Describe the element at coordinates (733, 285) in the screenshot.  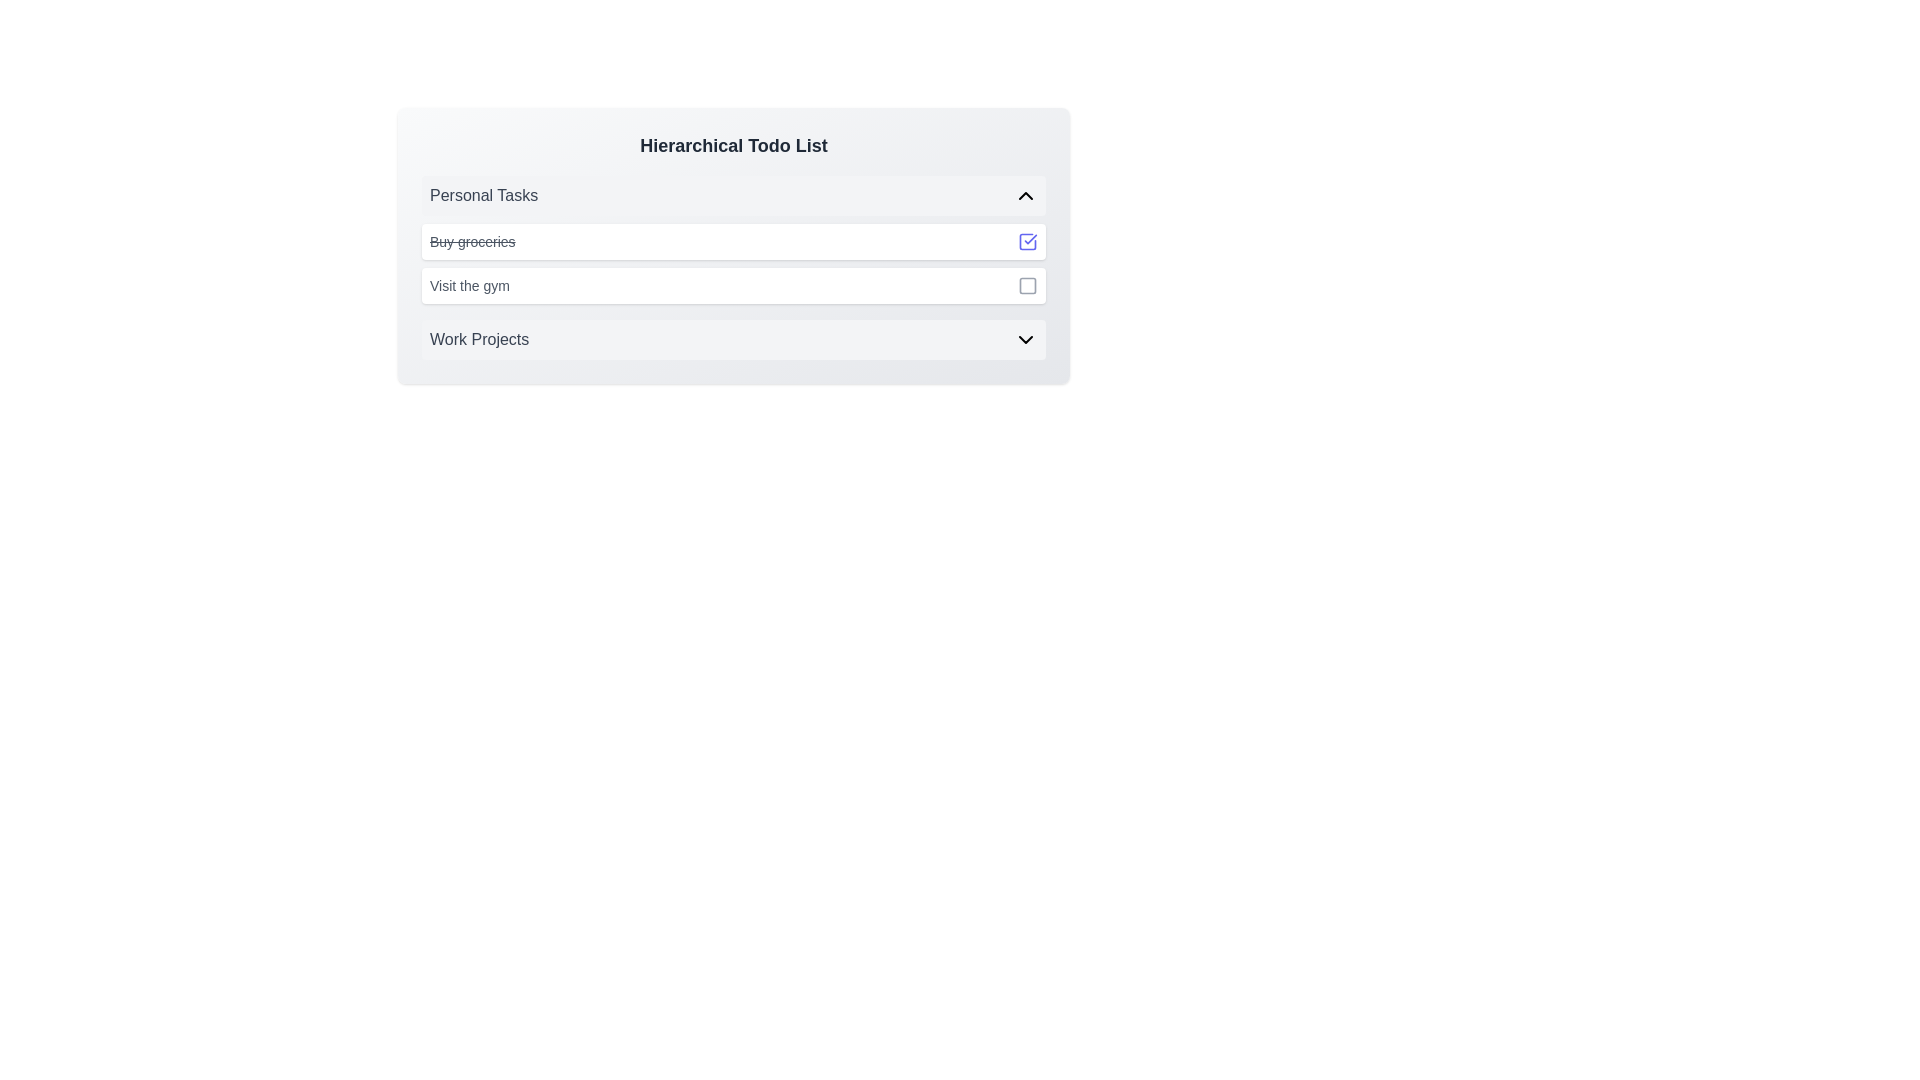
I see `the task list item checkbox for 'Visit the gym'` at that location.